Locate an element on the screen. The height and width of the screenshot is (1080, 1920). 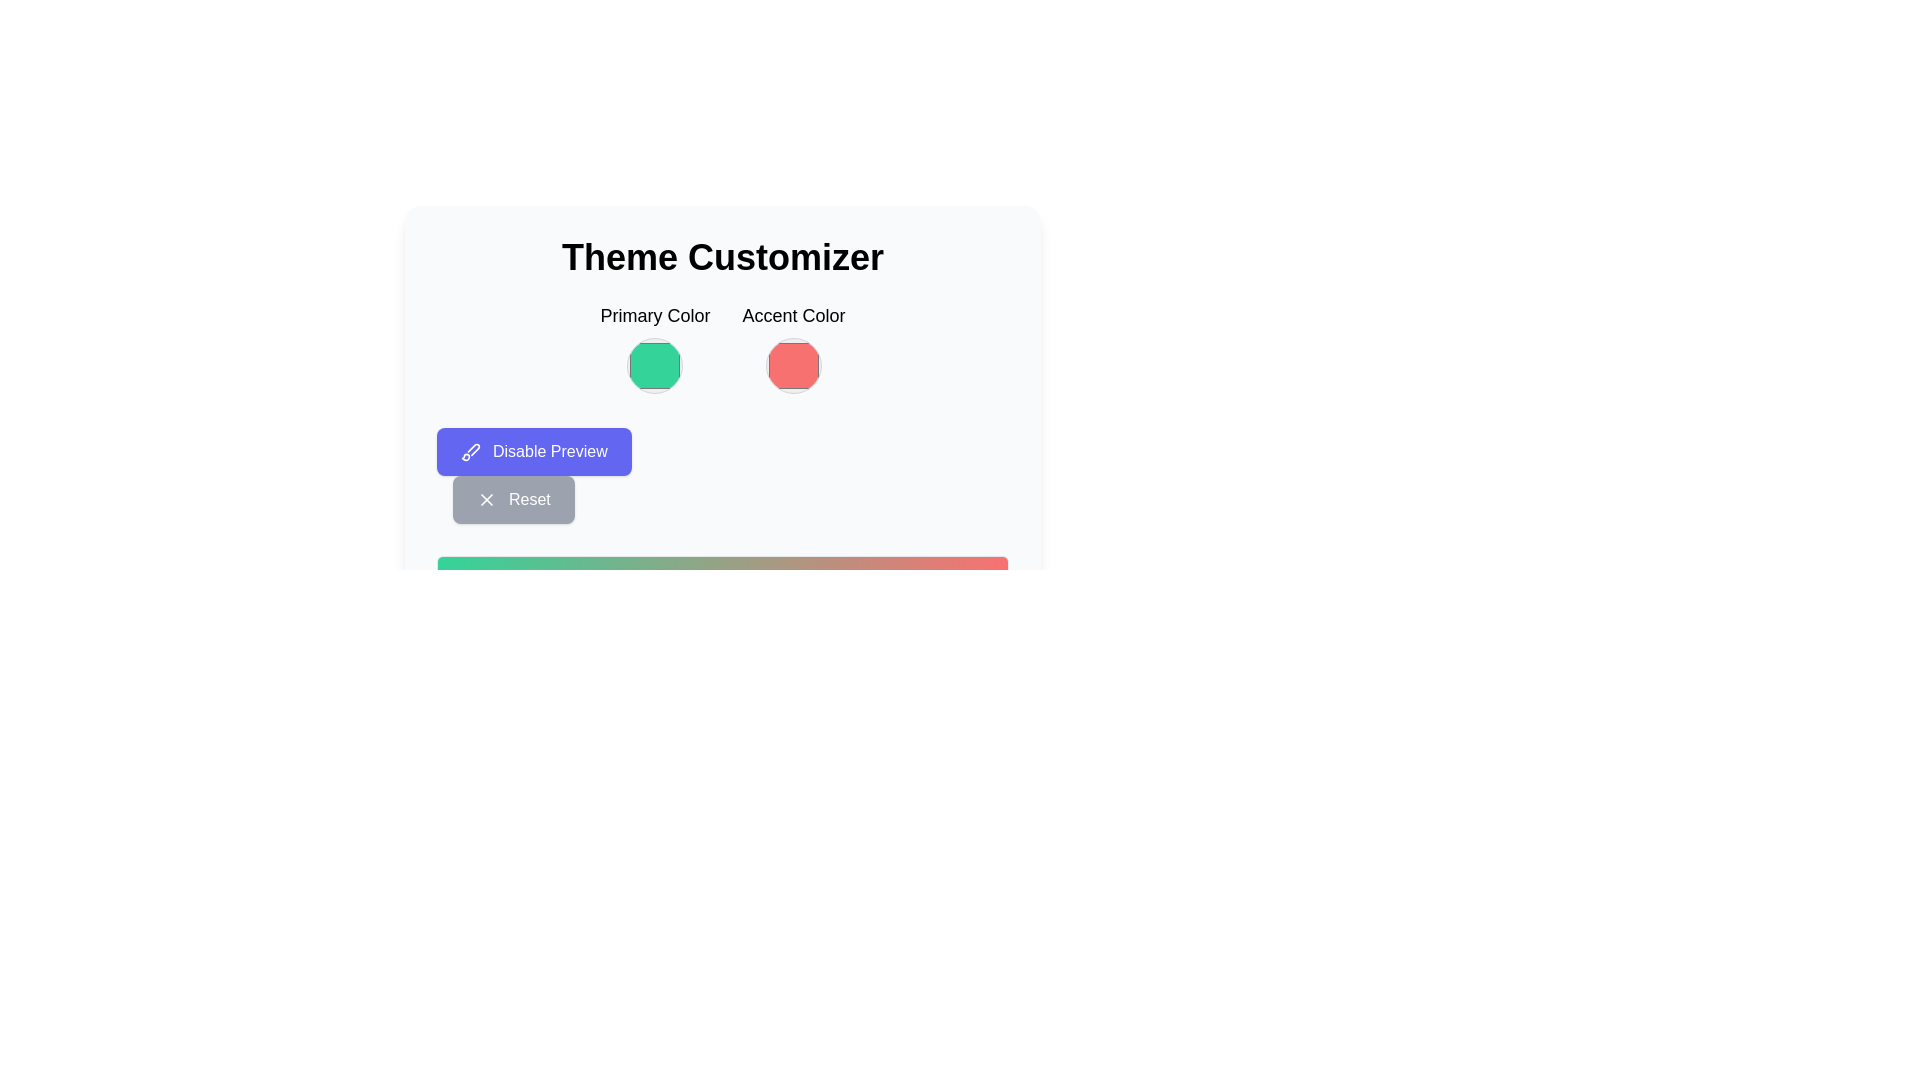
the rectangular button with a purple background and white text reading 'Disable Preview' to observe a visual state change is located at coordinates (534, 451).